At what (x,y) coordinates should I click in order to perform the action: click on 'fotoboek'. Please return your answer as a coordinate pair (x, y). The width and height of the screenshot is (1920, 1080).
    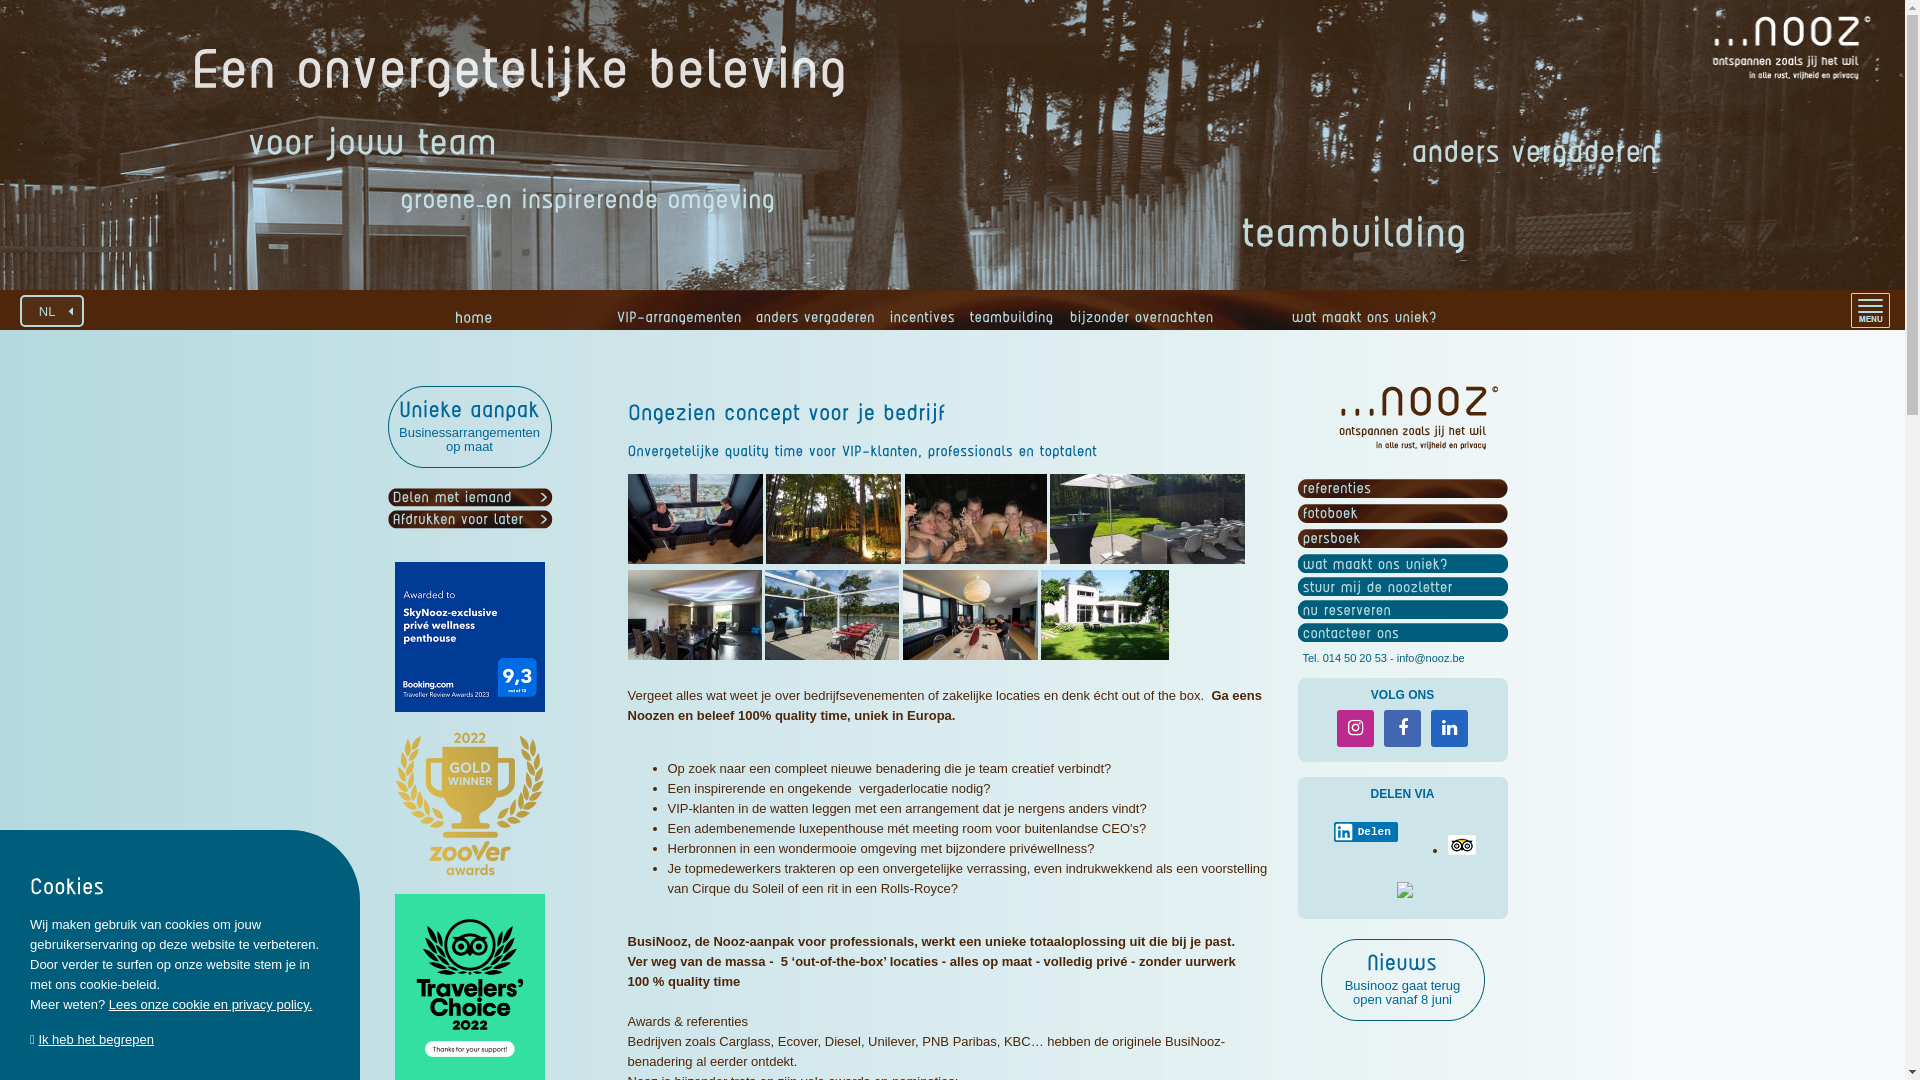
    Looking at the image, I should click on (1329, 512).